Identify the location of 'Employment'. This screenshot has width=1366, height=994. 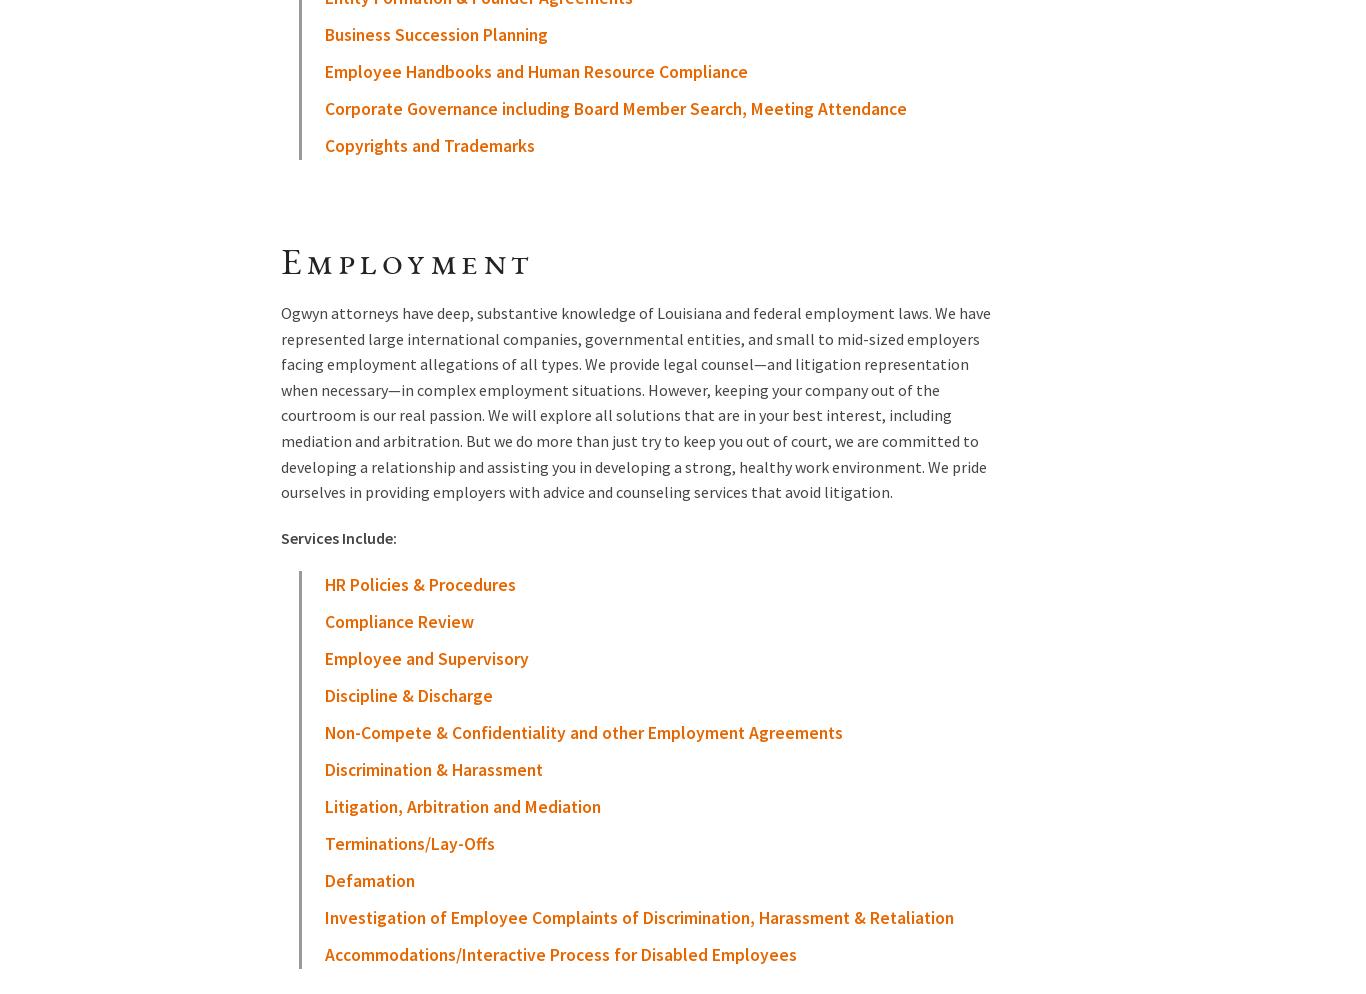
(406, 265).